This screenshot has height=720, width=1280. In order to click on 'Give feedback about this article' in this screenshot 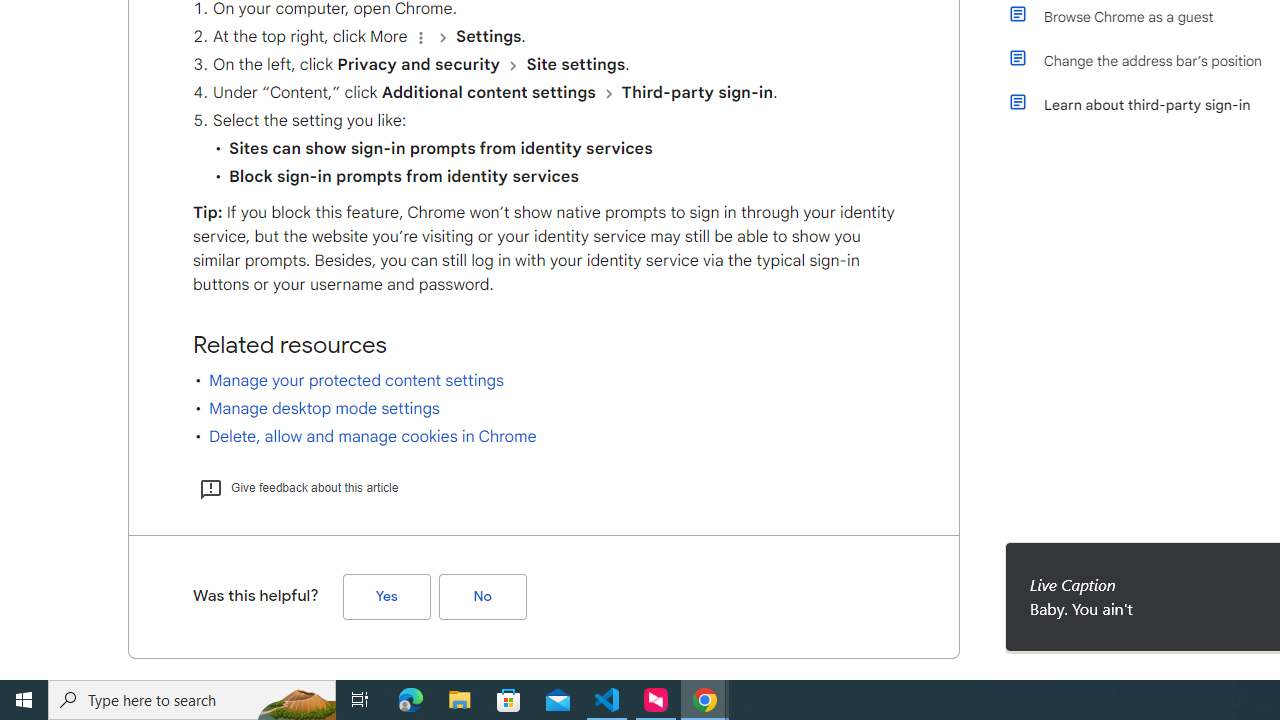, I will do `click(297, 487)`.